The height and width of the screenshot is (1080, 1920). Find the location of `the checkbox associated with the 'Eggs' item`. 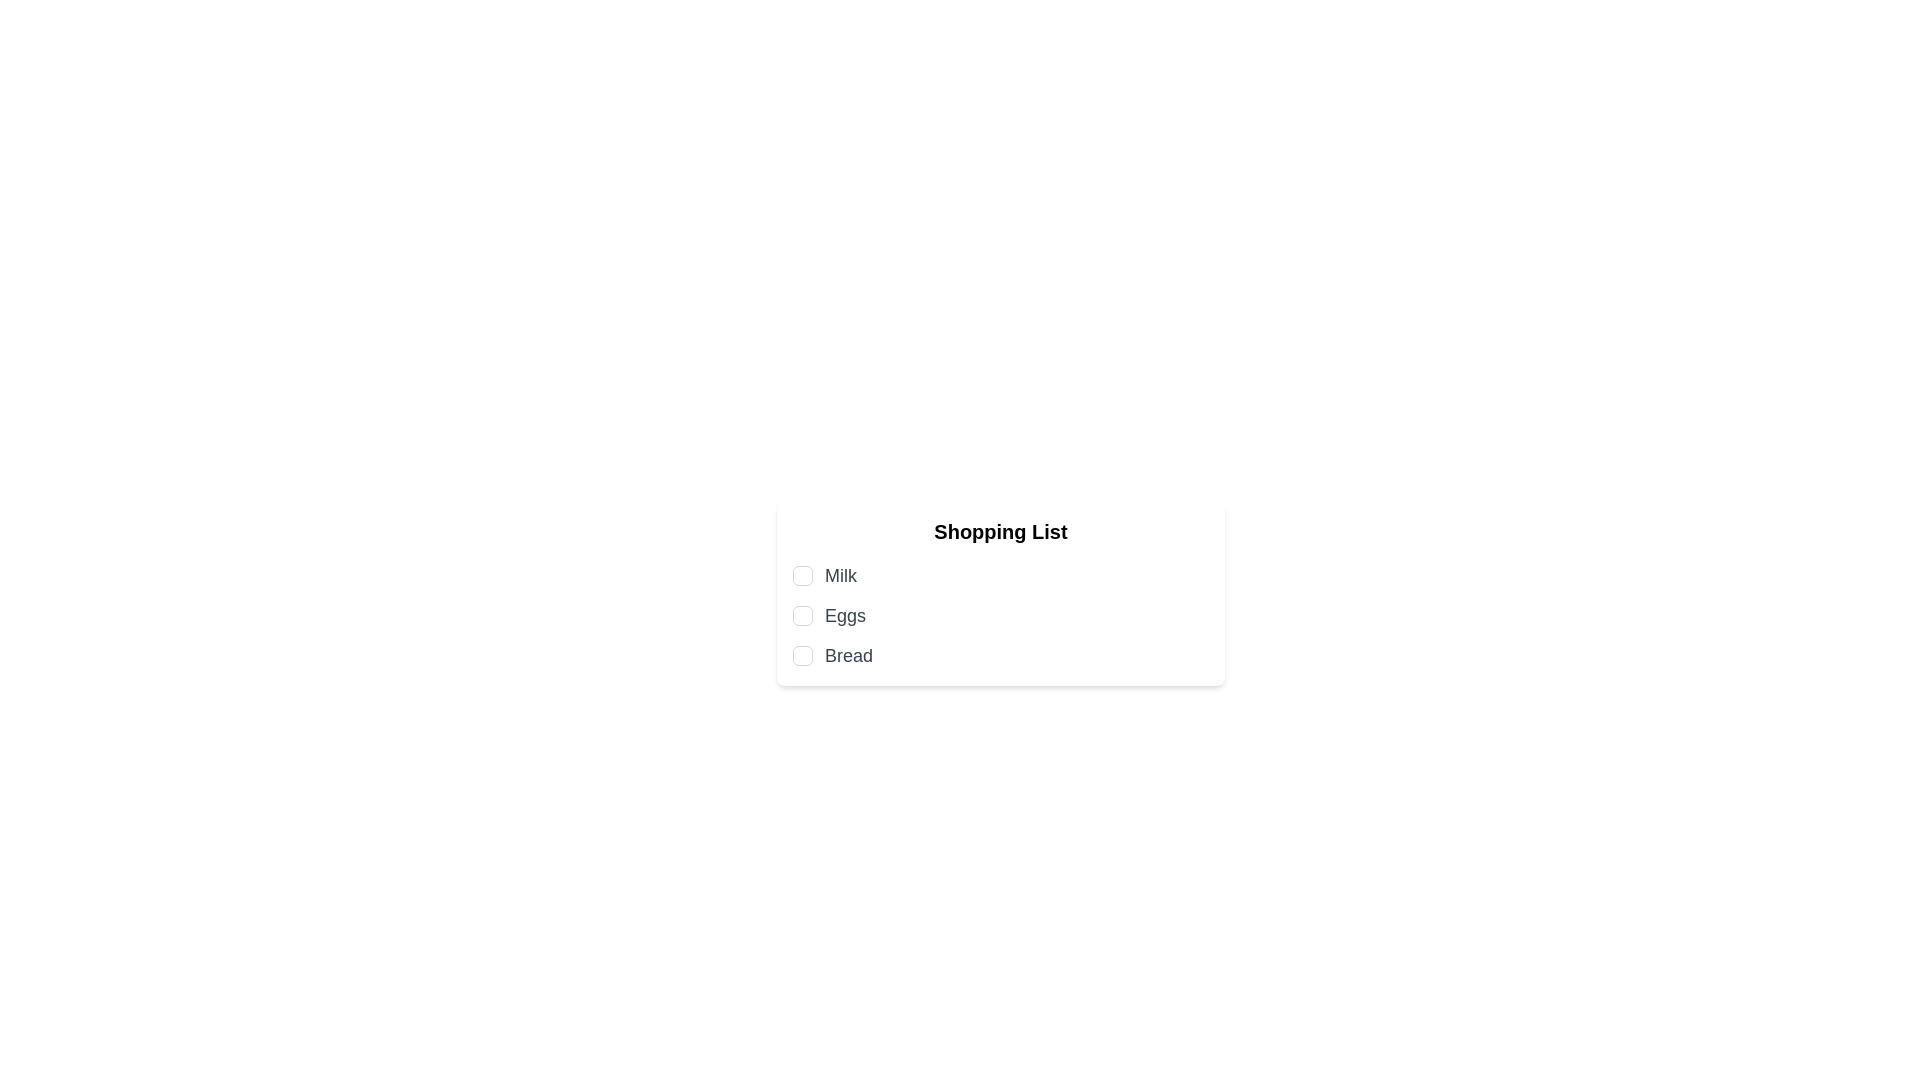

the checkbox associated with the 'Eggs' item is located at coordinates (802, 615).